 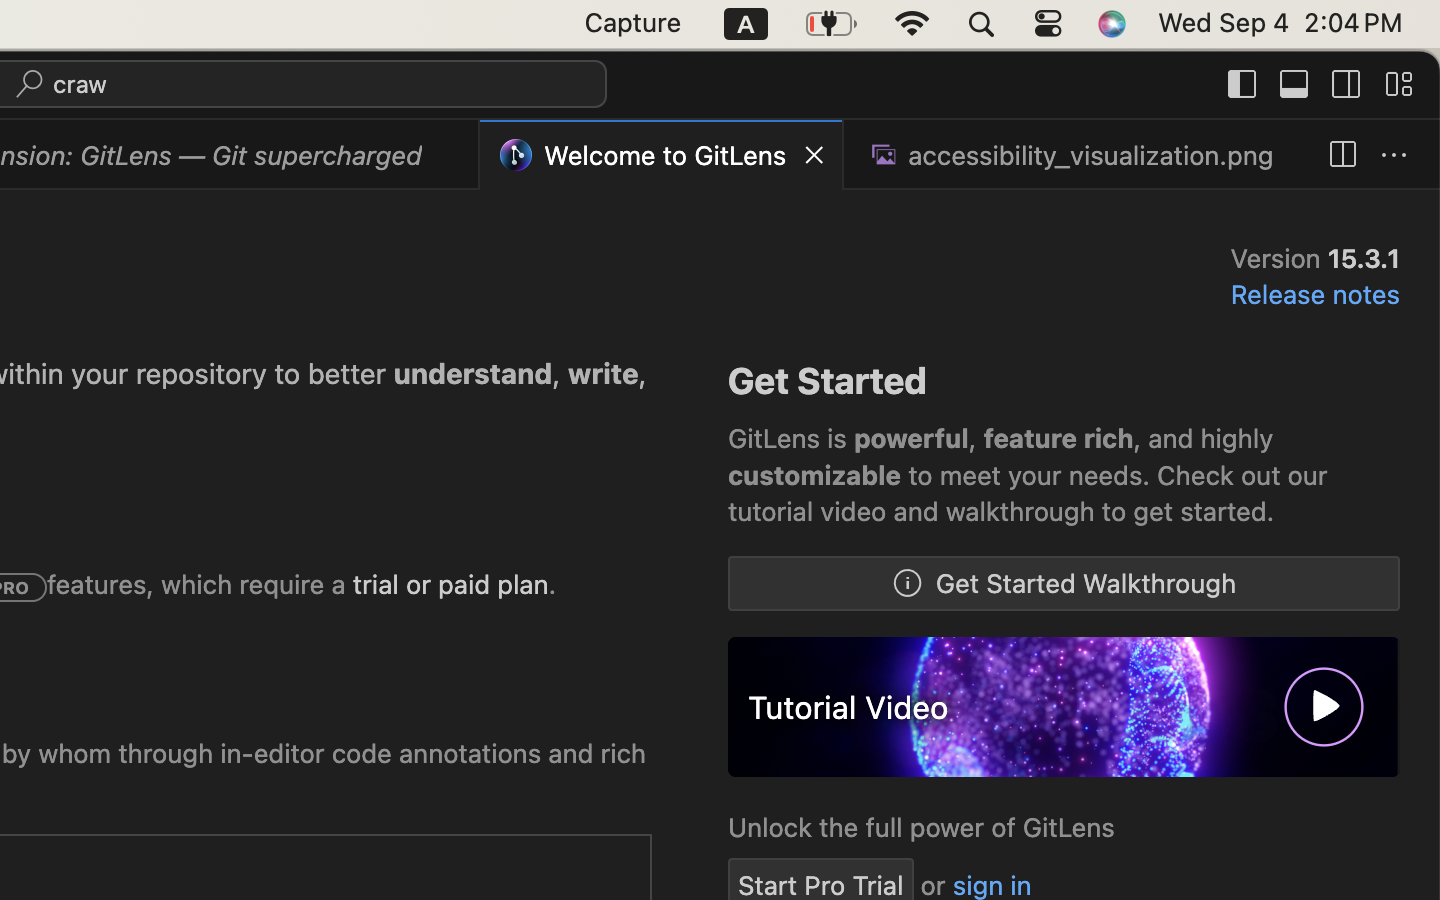 What do you see at coordinates (911, 439) in the screenshot?
I see `'powerful'` at bounding box center [911, 439].